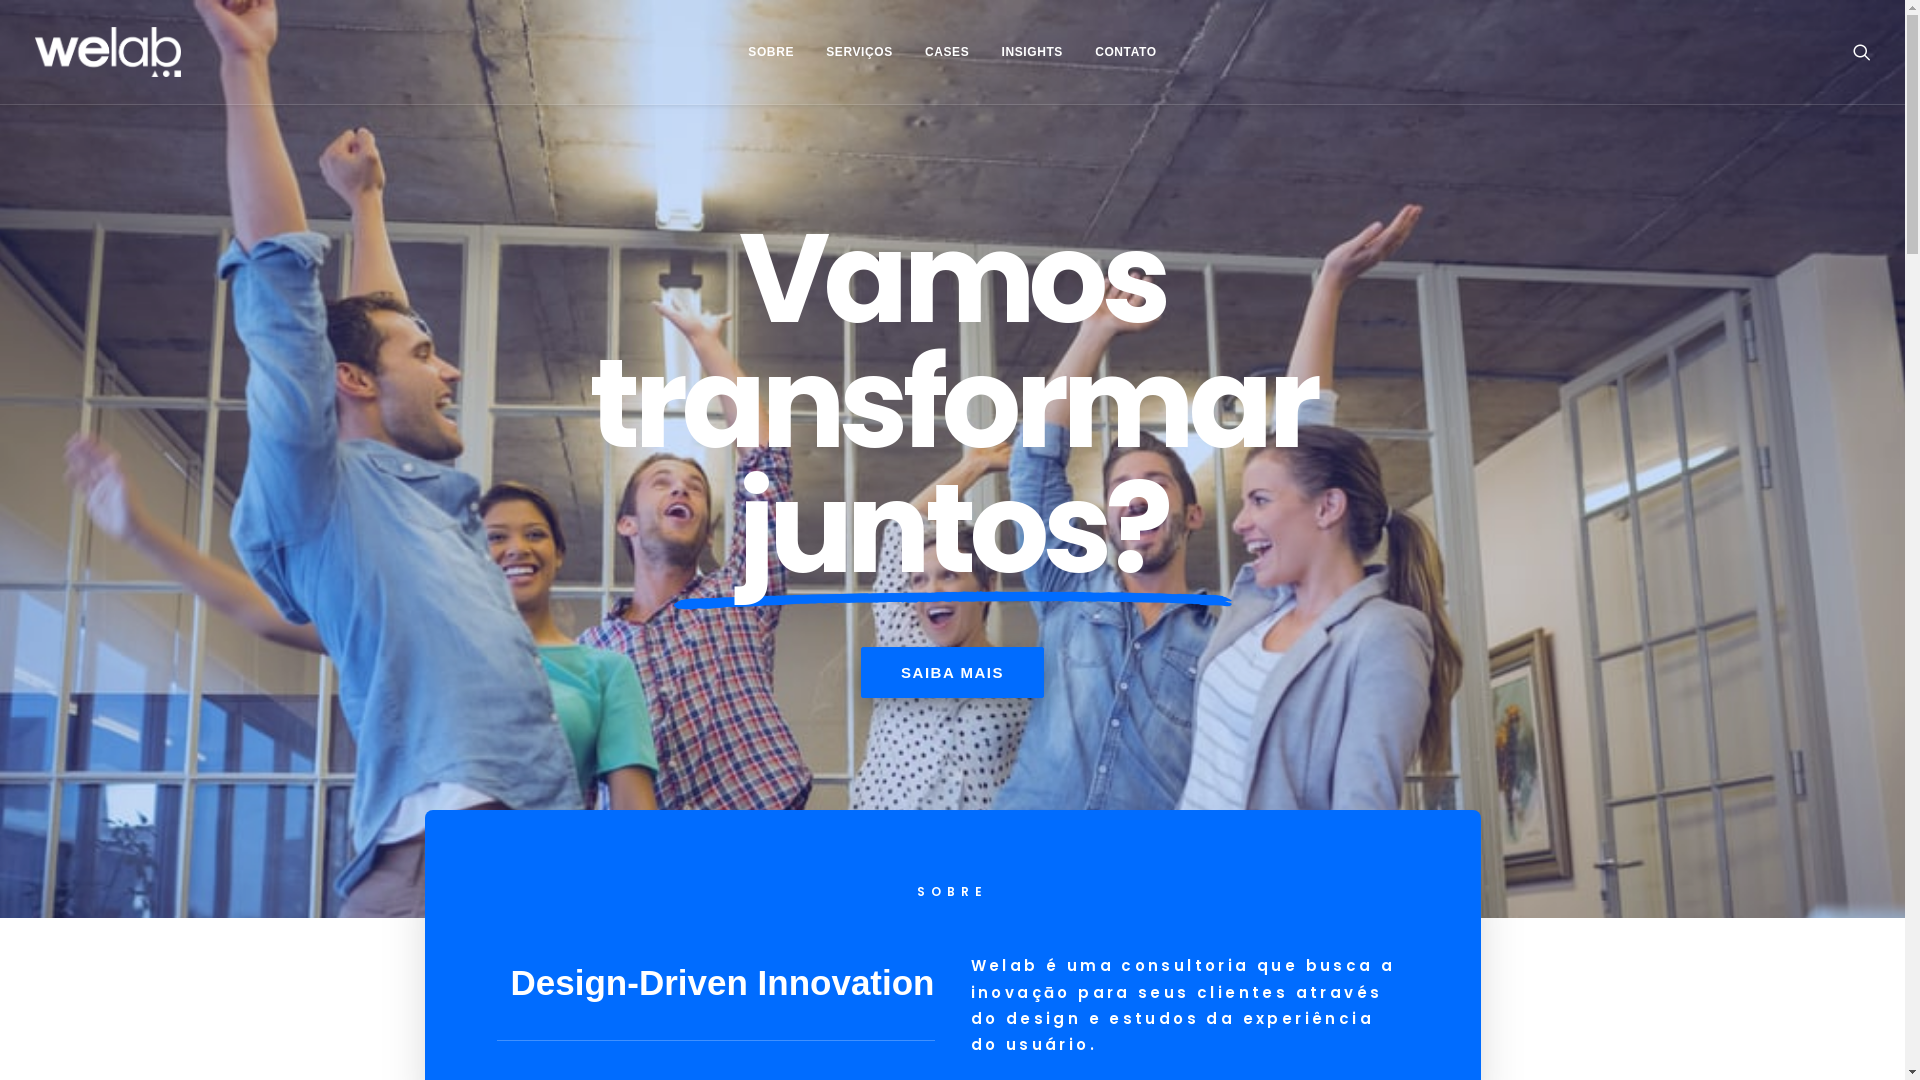 The image size is (1920, 1080). What do you see at coordinates (945, 50) in the screenshot?
I see `'CASES'` at bounding box center [945, 50].